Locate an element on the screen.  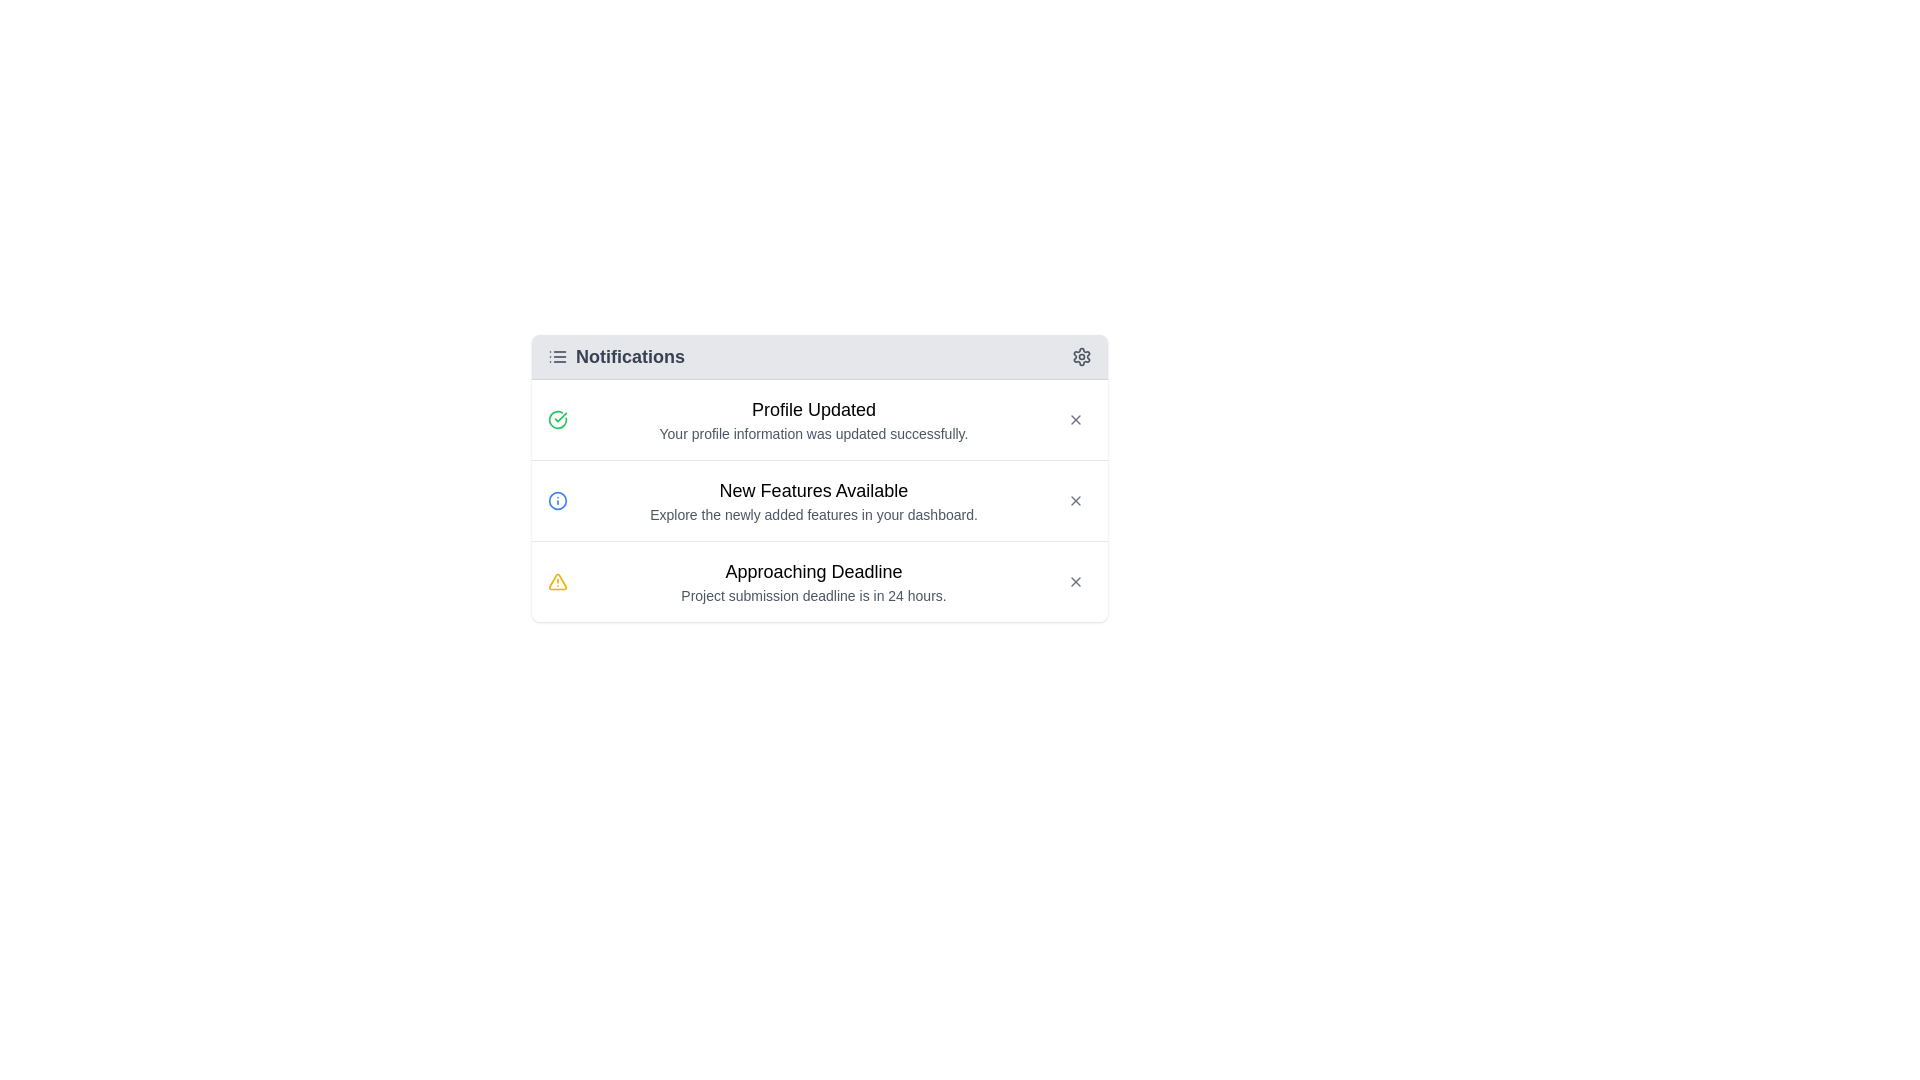
the visual indicator icon located to the left of the notification message stating 'Profile Updated' with subtext 'Your profile information was updated successfully.' is located at coordinates (557, 419).